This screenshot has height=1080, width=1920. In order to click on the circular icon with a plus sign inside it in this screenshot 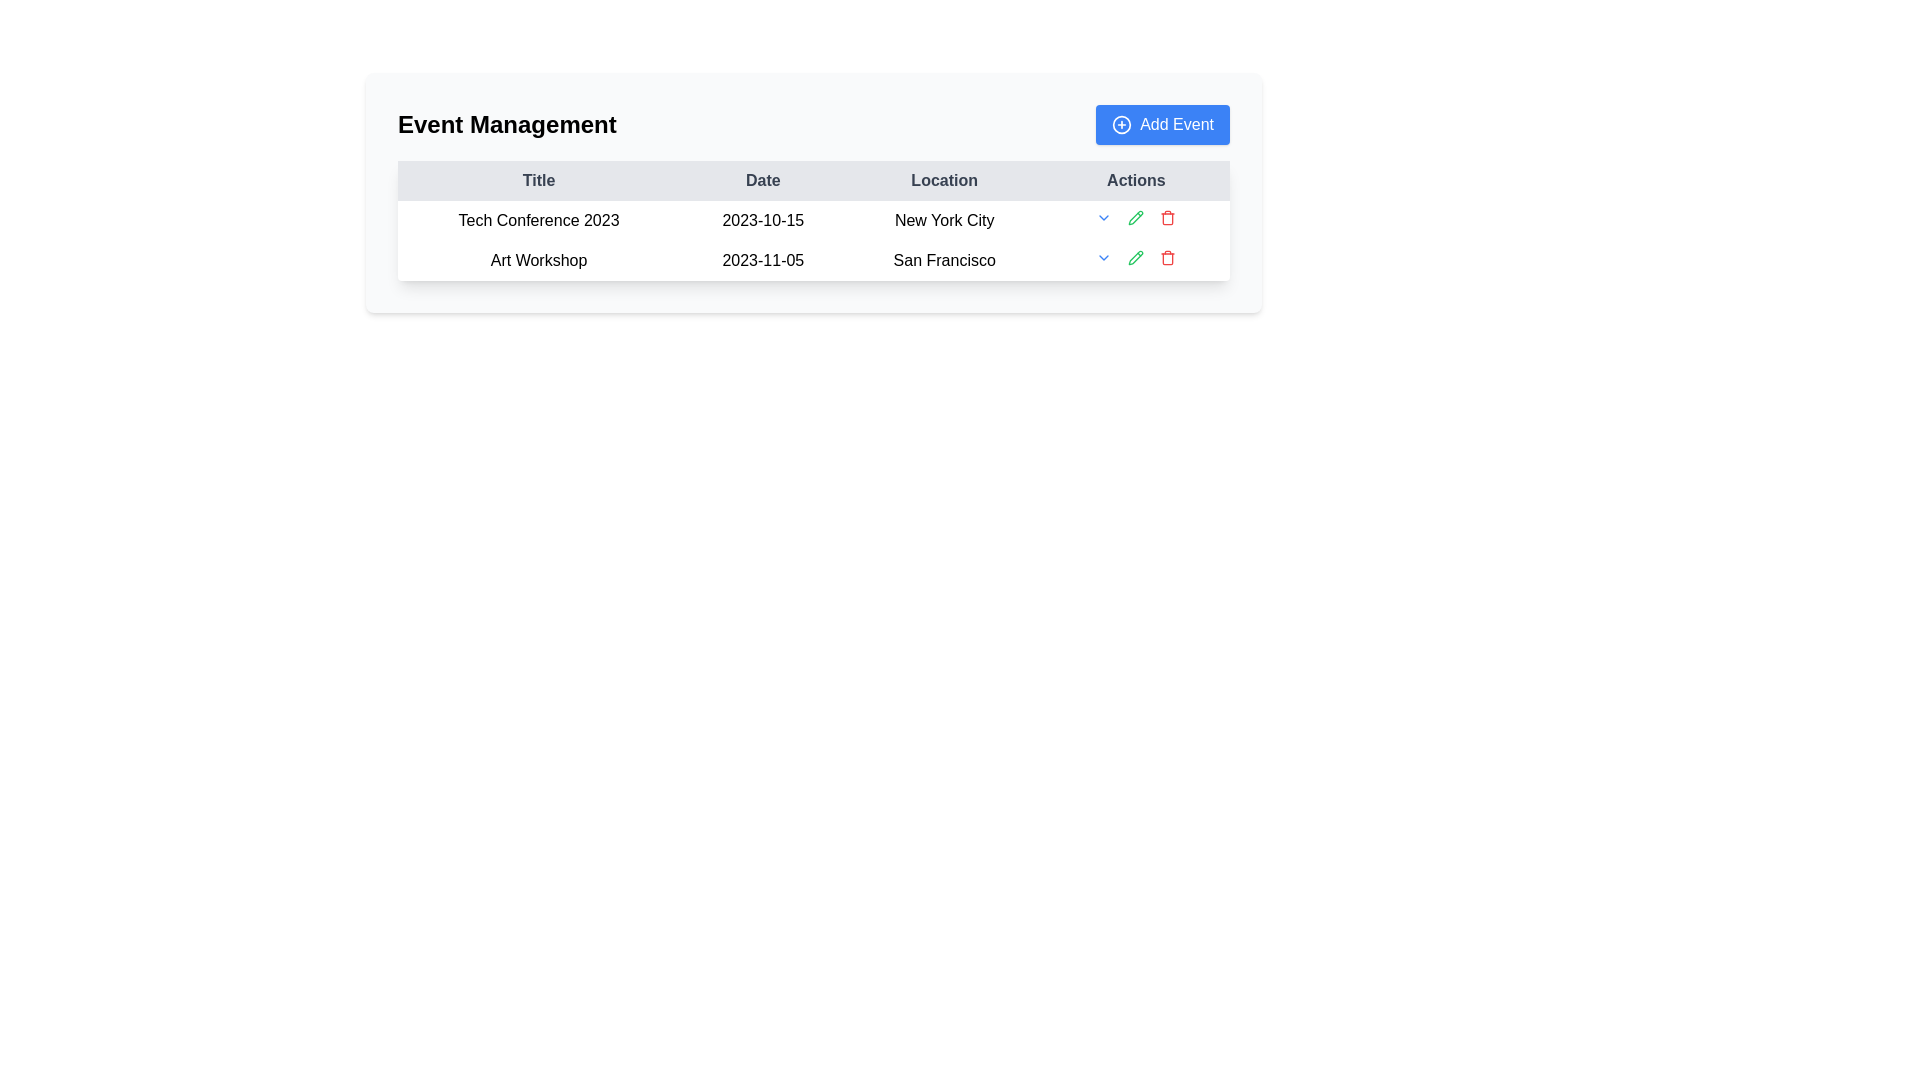, I will do `click(1122, 124)`.